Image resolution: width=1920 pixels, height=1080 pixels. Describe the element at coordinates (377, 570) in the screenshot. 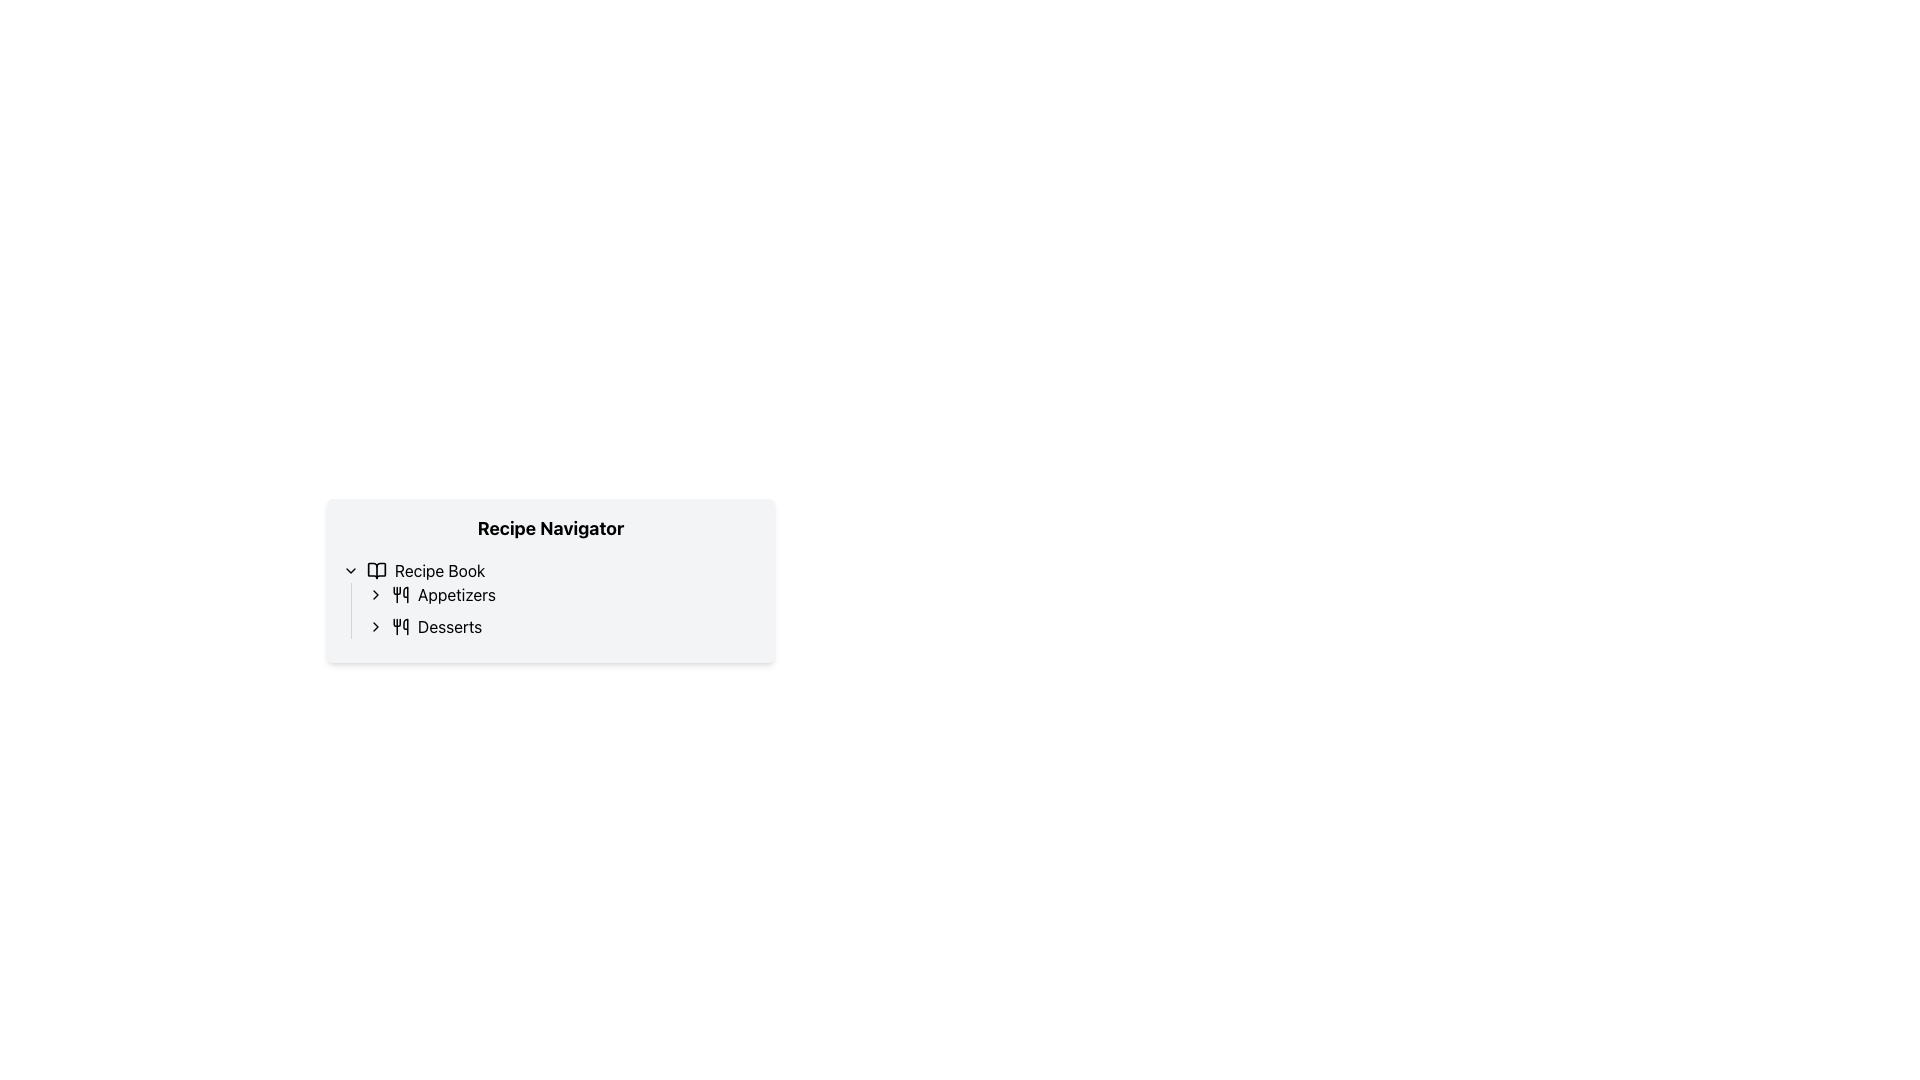

I see `the open book icon located` at that location.